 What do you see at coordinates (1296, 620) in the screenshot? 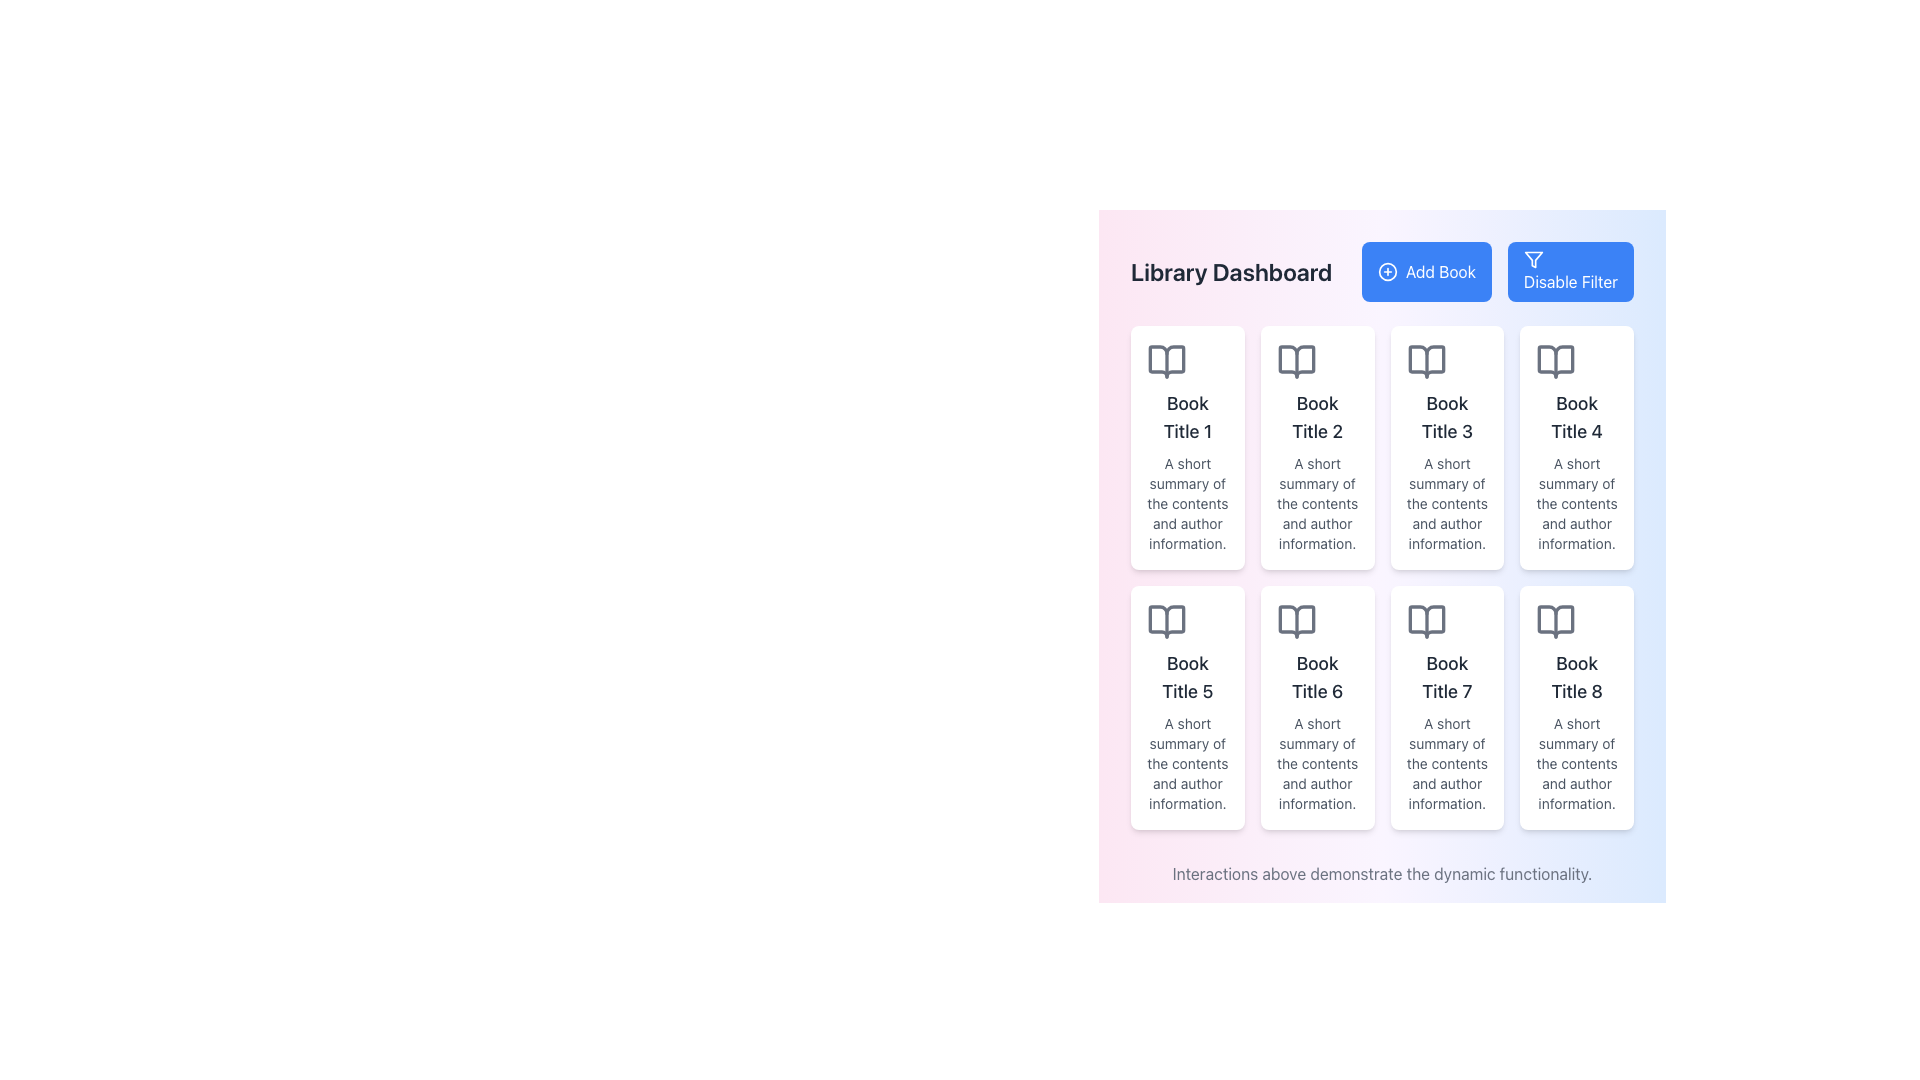
I see `the open book icon located in the header section of the card labeled 'Book Title 6' in the library dashboard` at bounding box center [1296, 620].